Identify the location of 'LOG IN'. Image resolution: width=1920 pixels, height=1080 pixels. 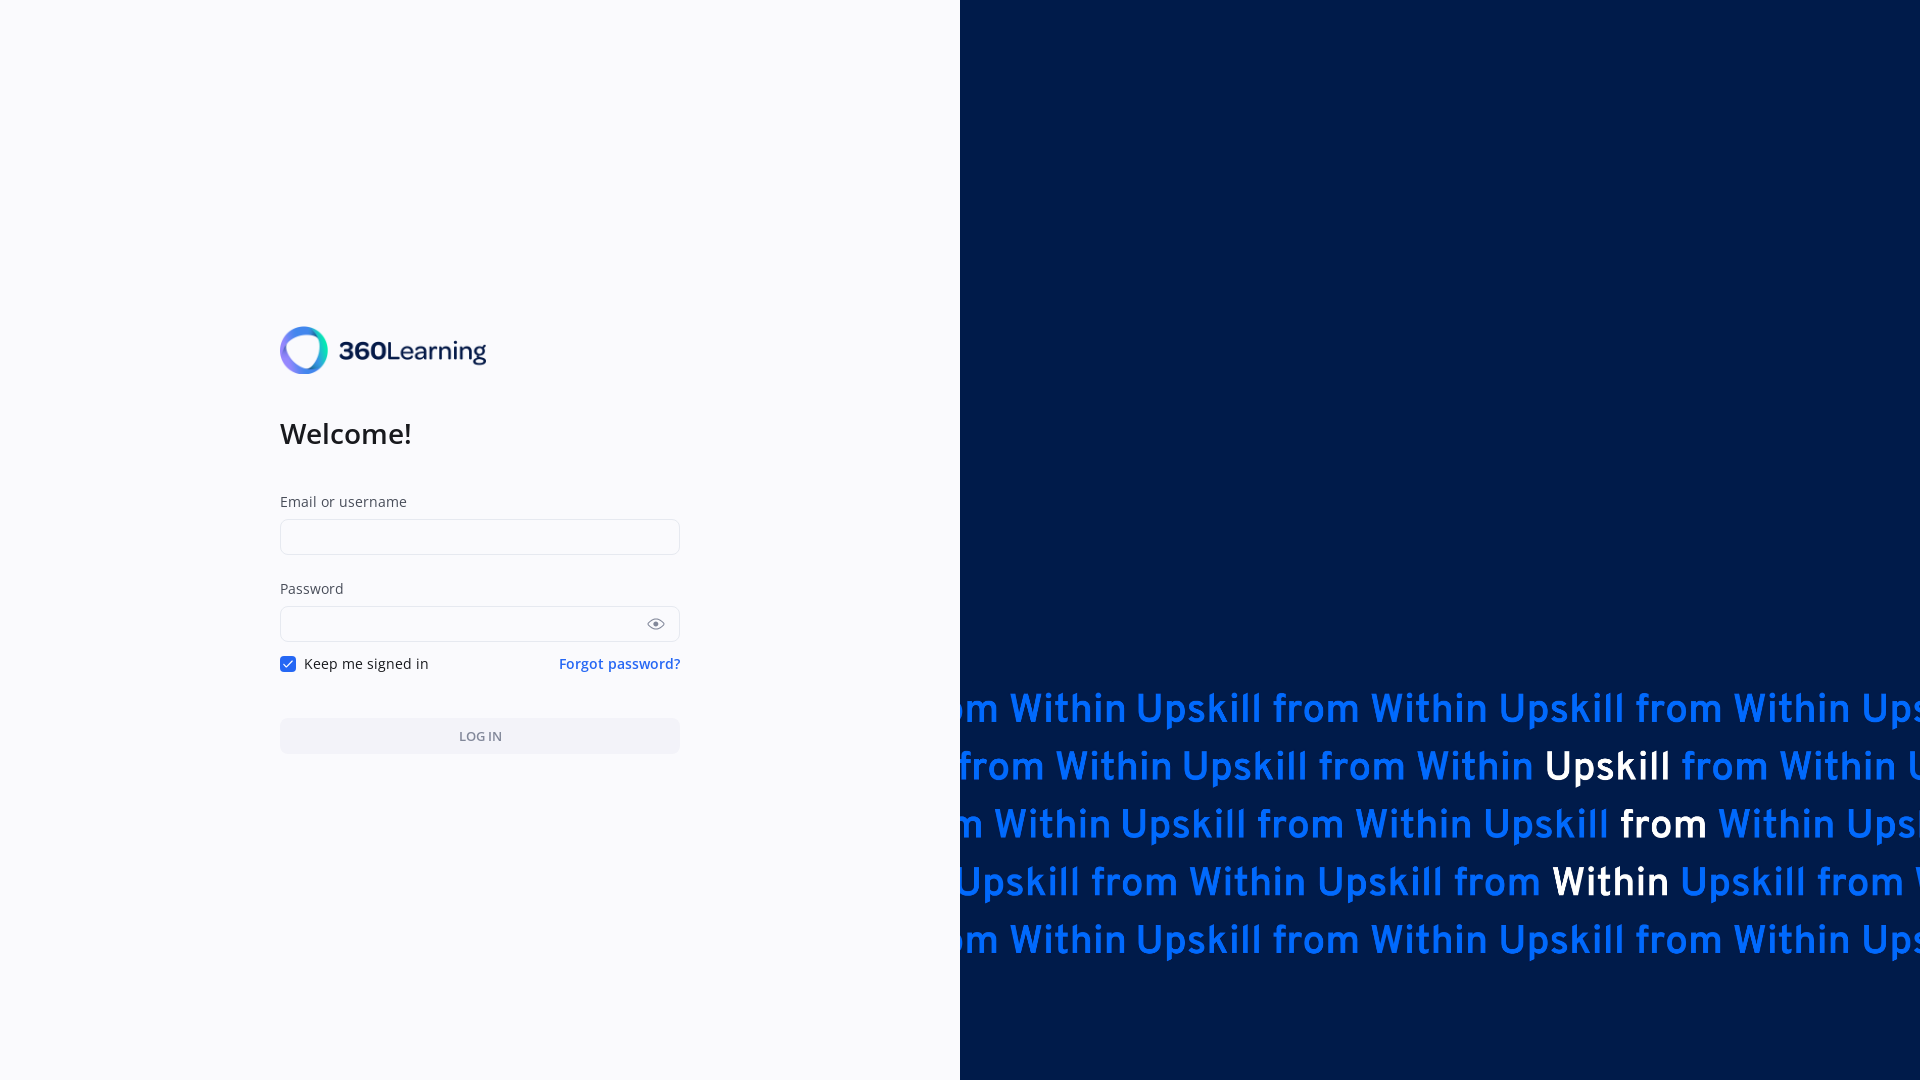
(480, 736).